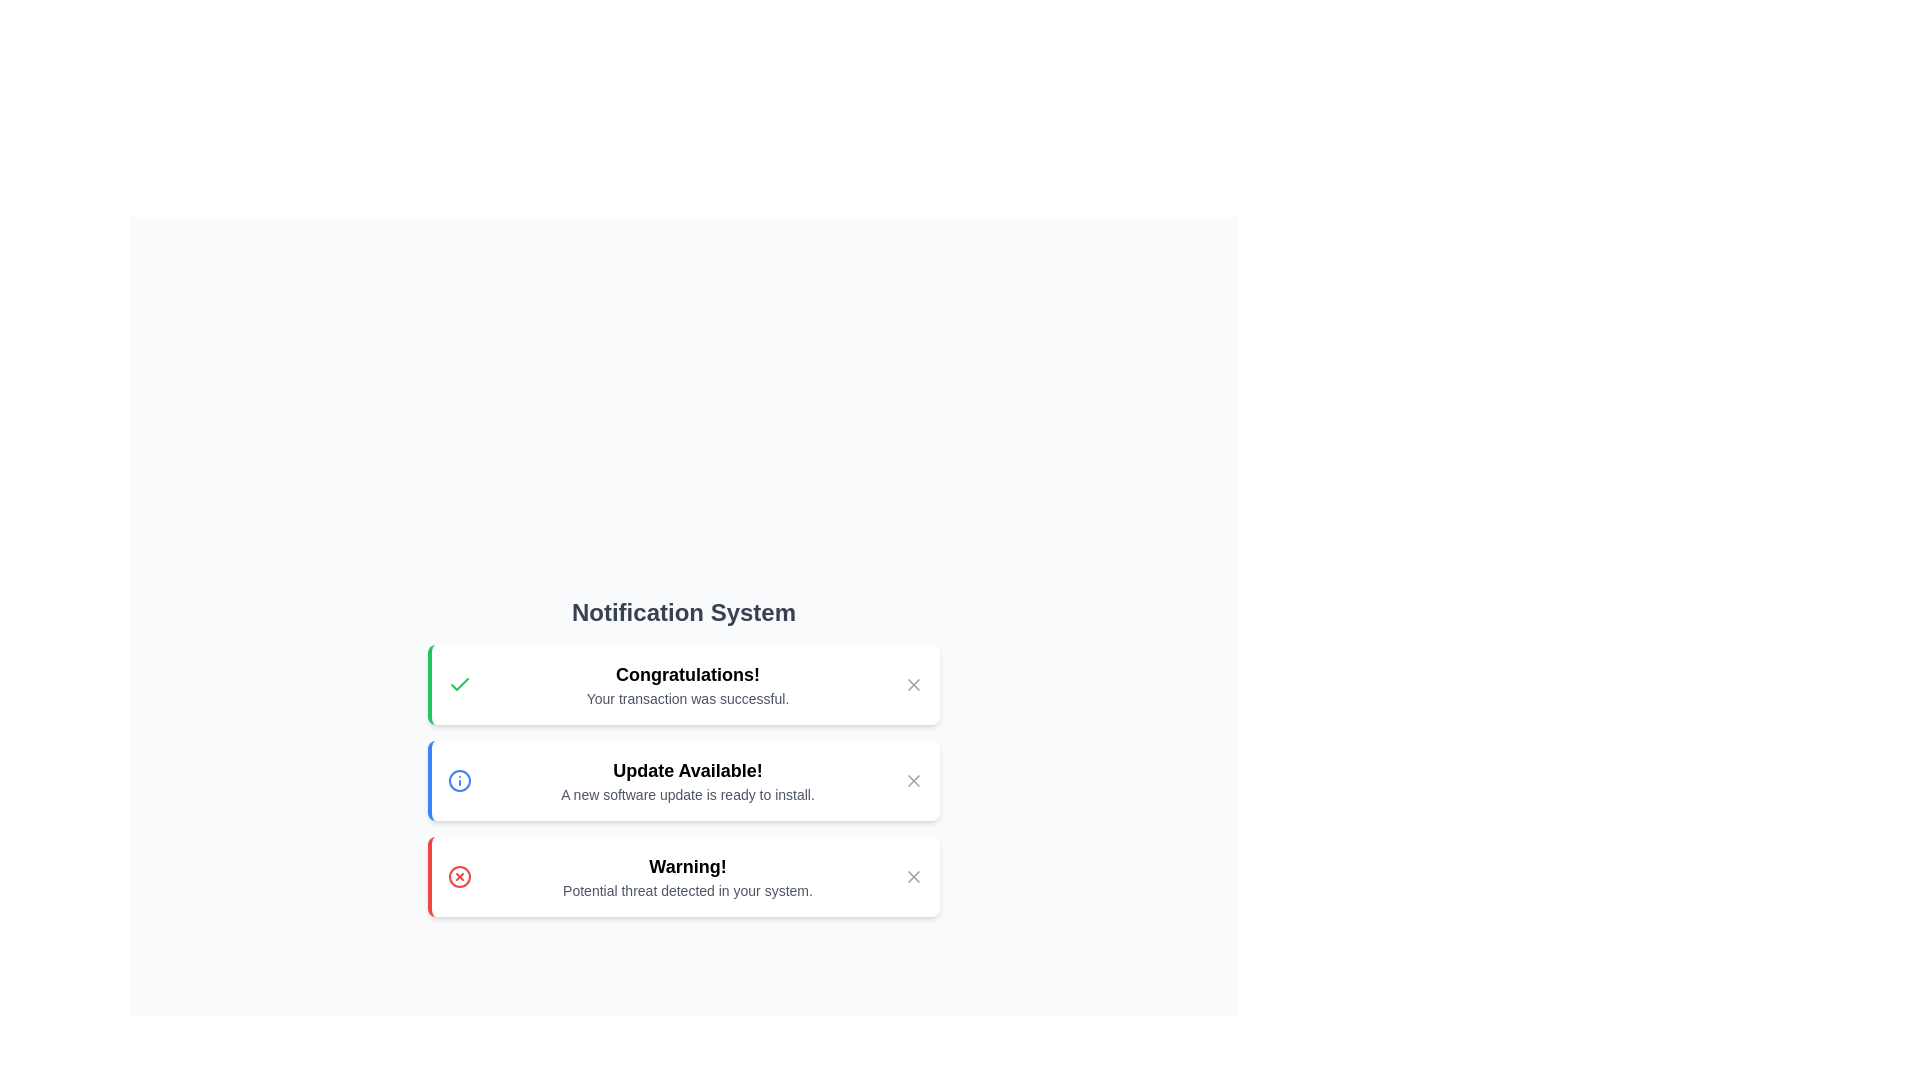 This screenshot has height=1080, width=1920. I want to click on text label that says 'Update Available!' which is a bold, large-font notification located in the middle of the notification card, so click(687, 770).